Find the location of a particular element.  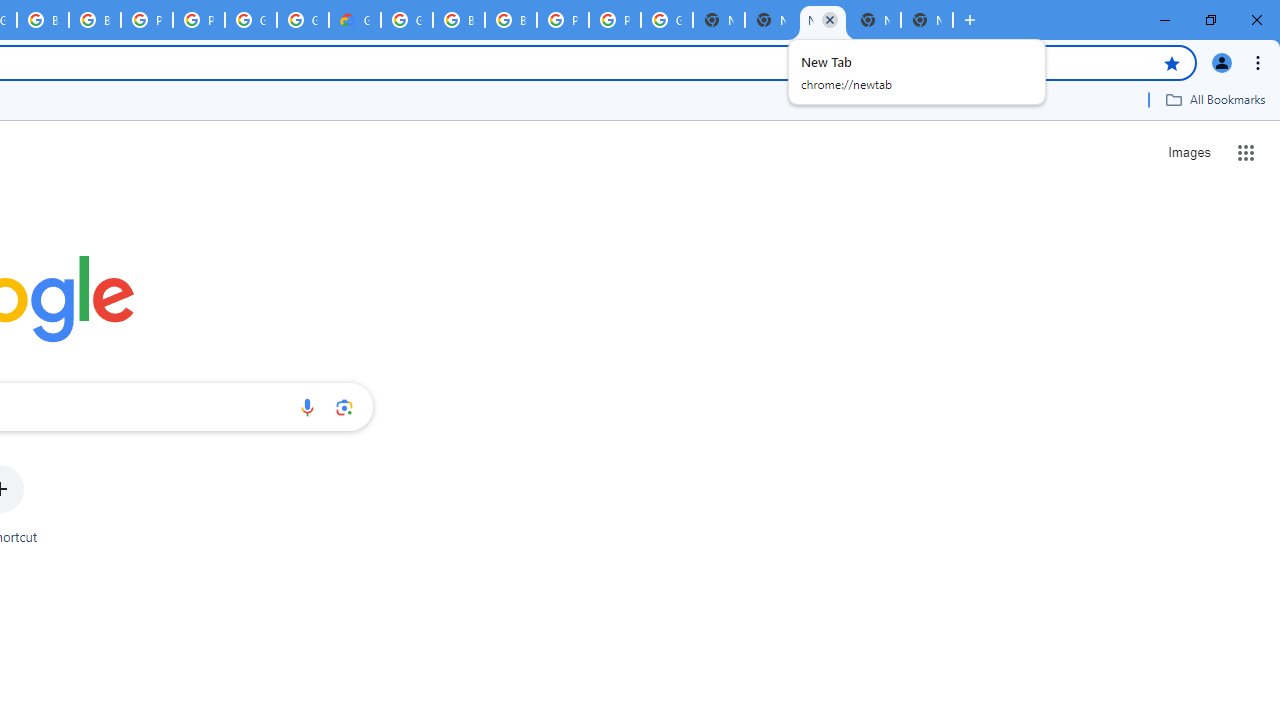

'Browse Chrome as a guest - Computer - Google Chrome Help' is located at coordinates (457, 20).